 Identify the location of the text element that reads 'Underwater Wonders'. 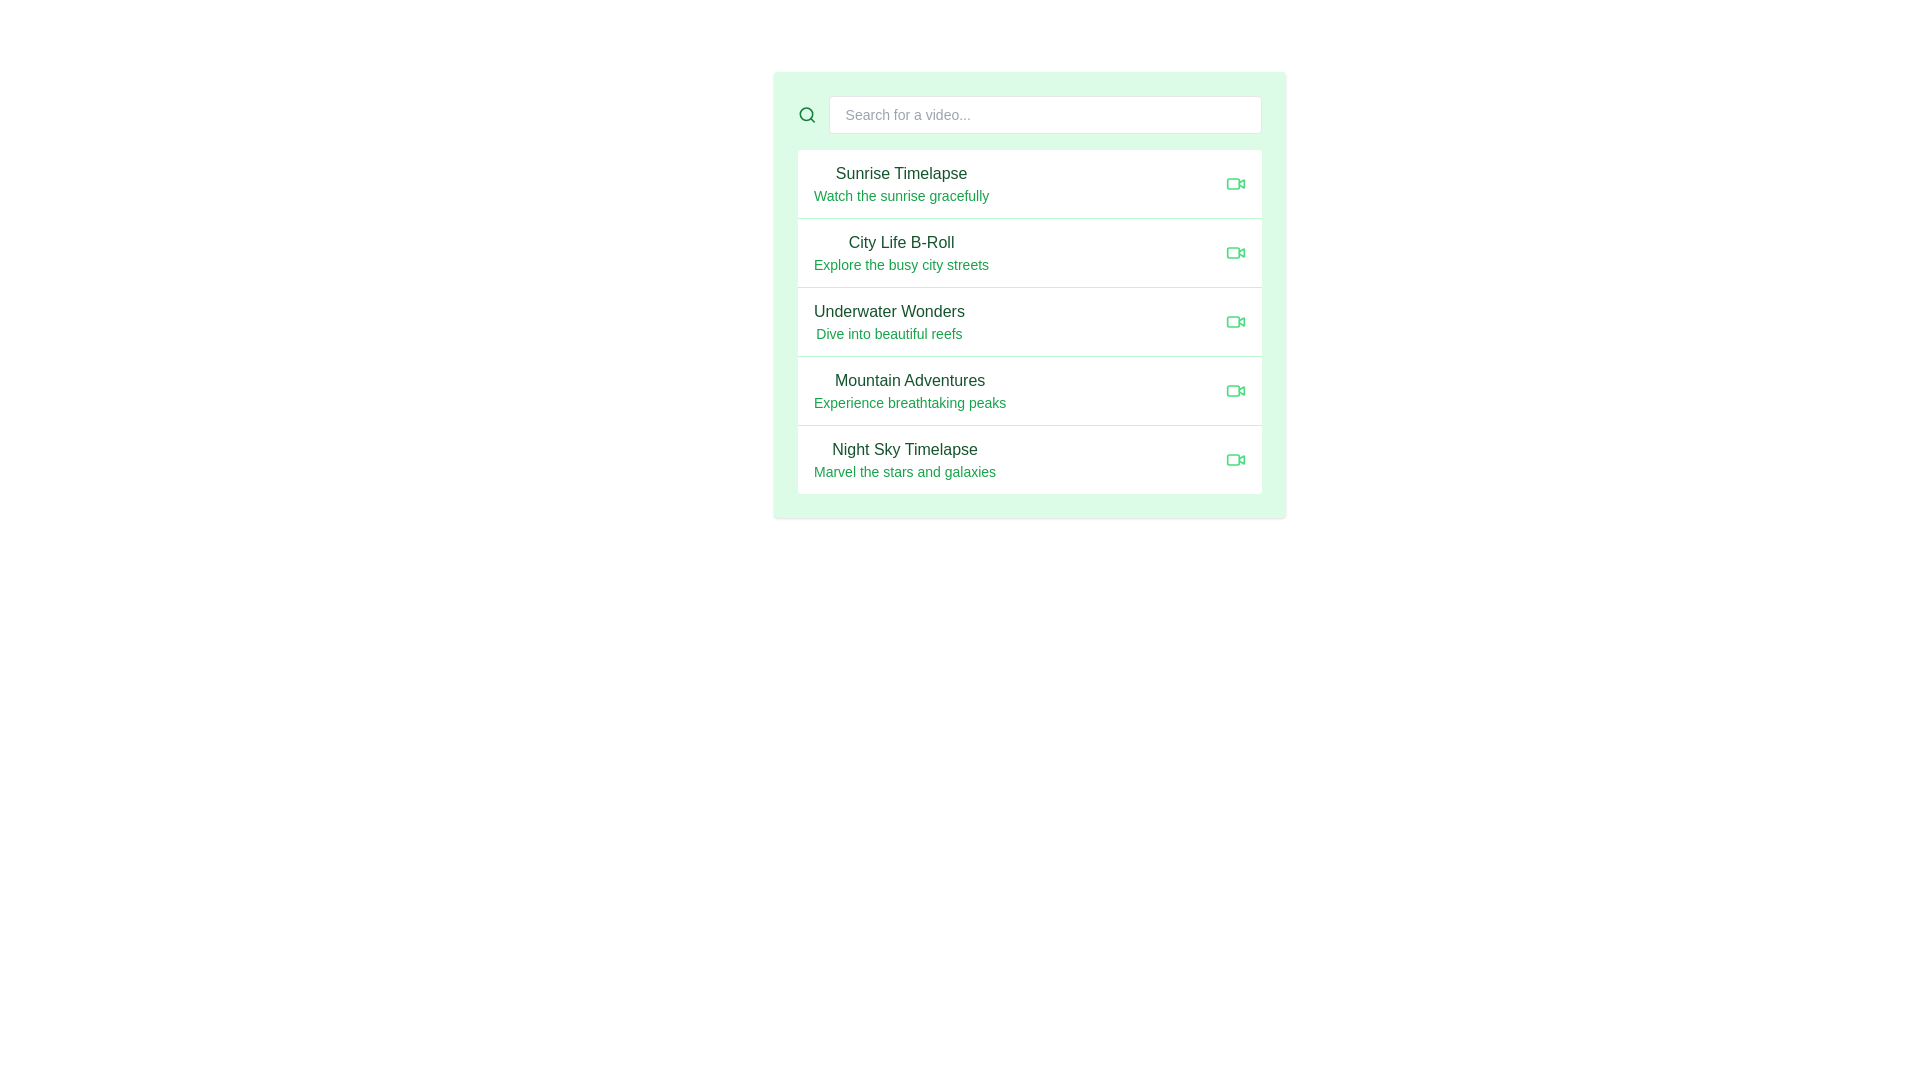
(888, 312).